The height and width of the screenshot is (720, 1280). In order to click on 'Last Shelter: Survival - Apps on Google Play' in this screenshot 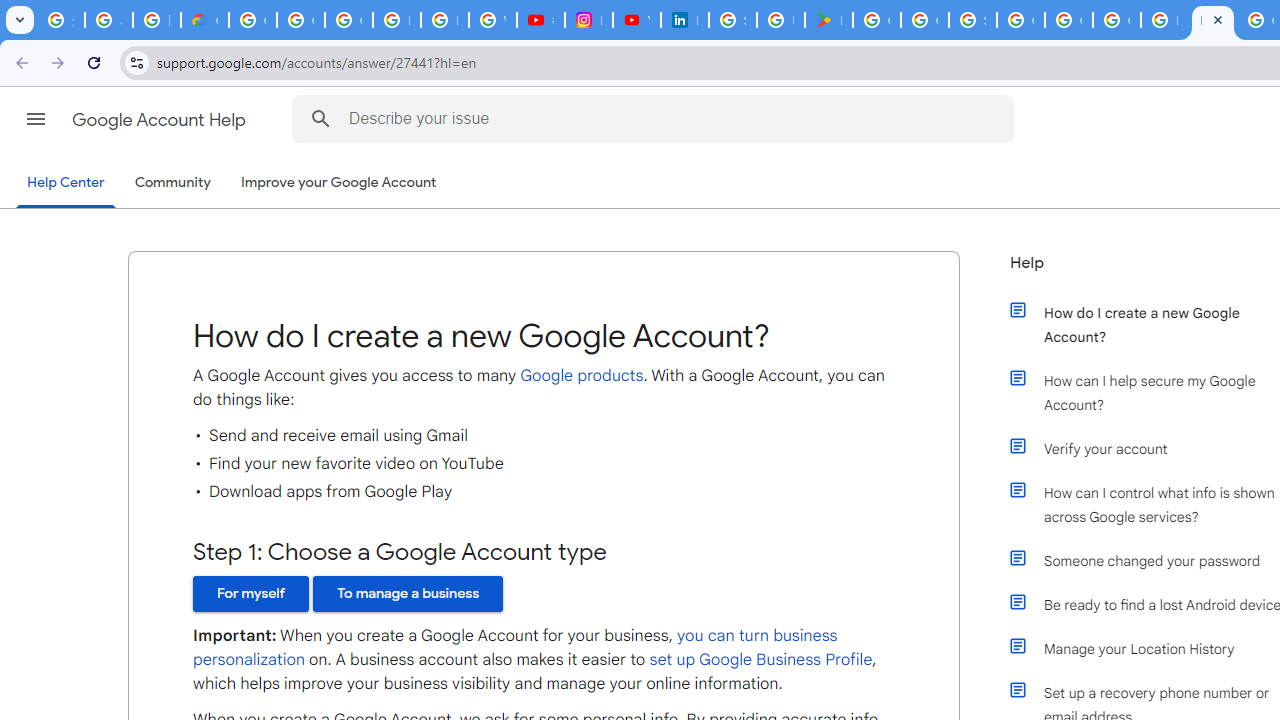, I will do `click(828, 20)`.